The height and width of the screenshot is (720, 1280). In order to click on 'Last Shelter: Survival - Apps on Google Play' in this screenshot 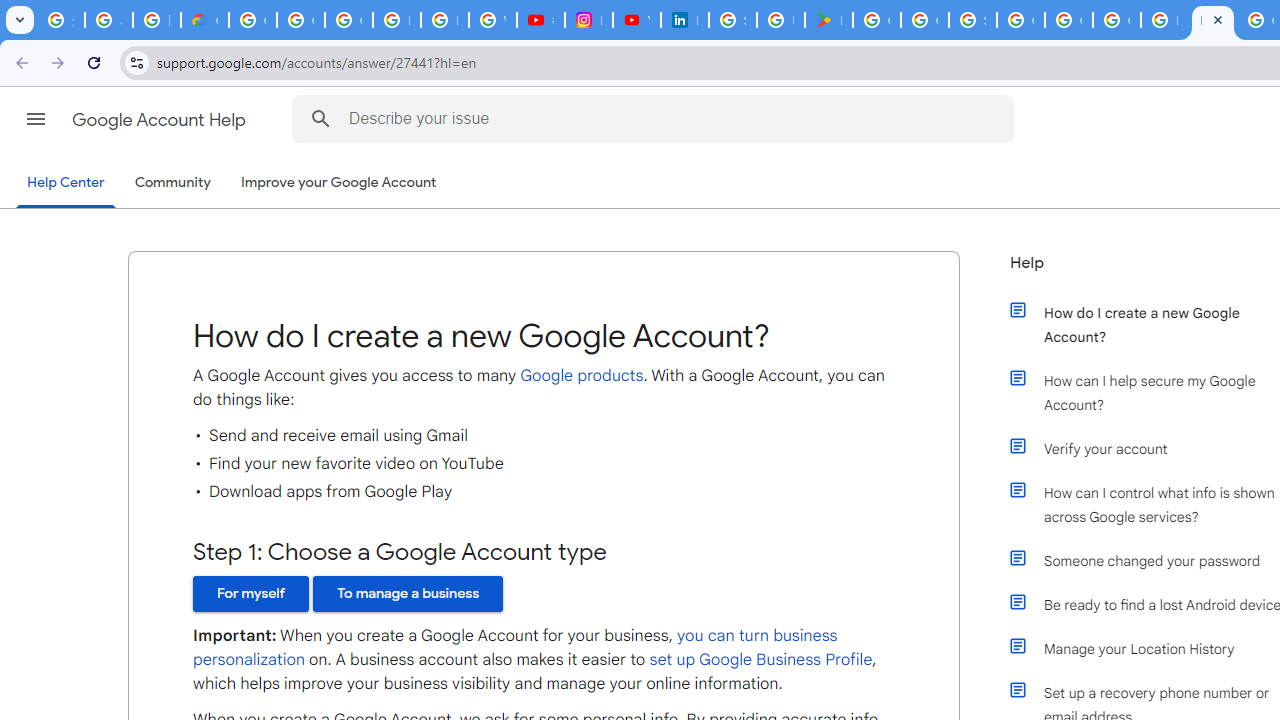, I will do `click(828, 20)`.